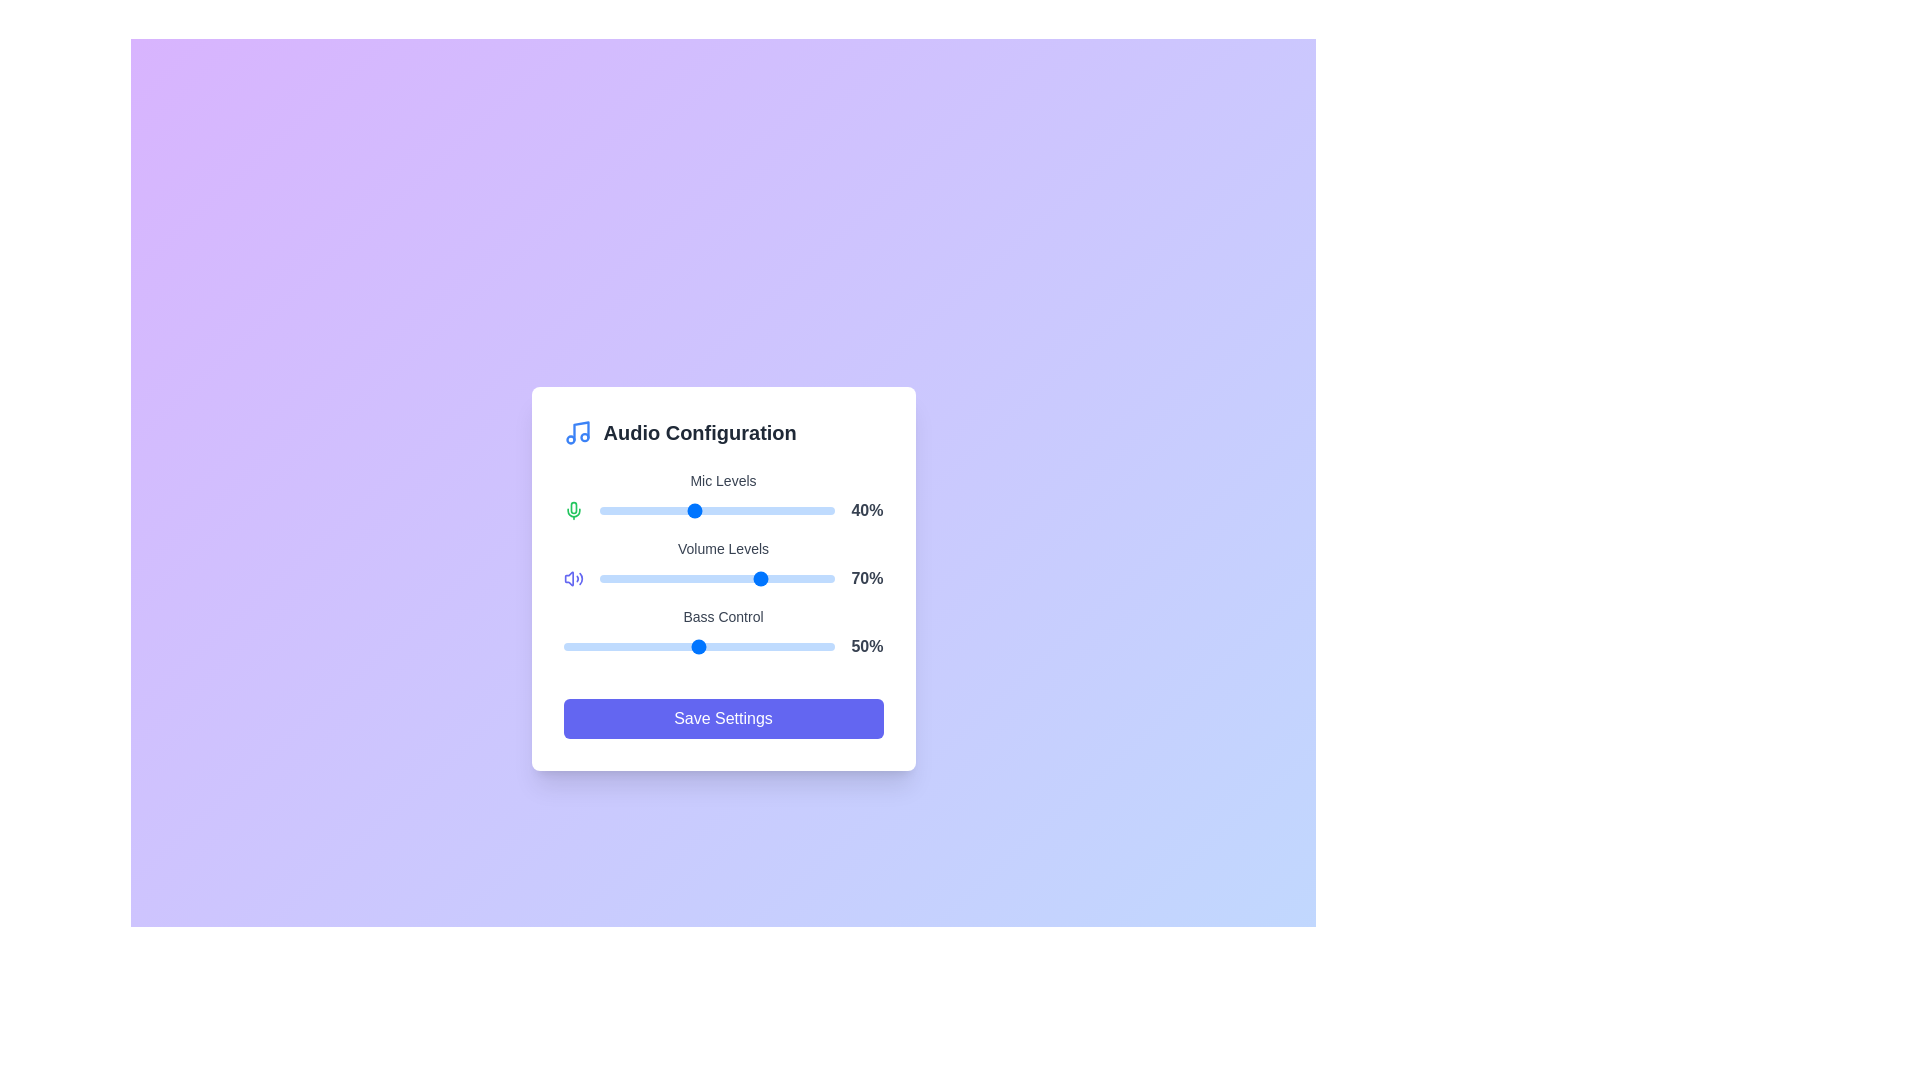 Image resolution: width=1920 pixels, height=1080 pixels. I want to click on the Volume Levels slider to 30% by dragging the slider, so click(670, 578).